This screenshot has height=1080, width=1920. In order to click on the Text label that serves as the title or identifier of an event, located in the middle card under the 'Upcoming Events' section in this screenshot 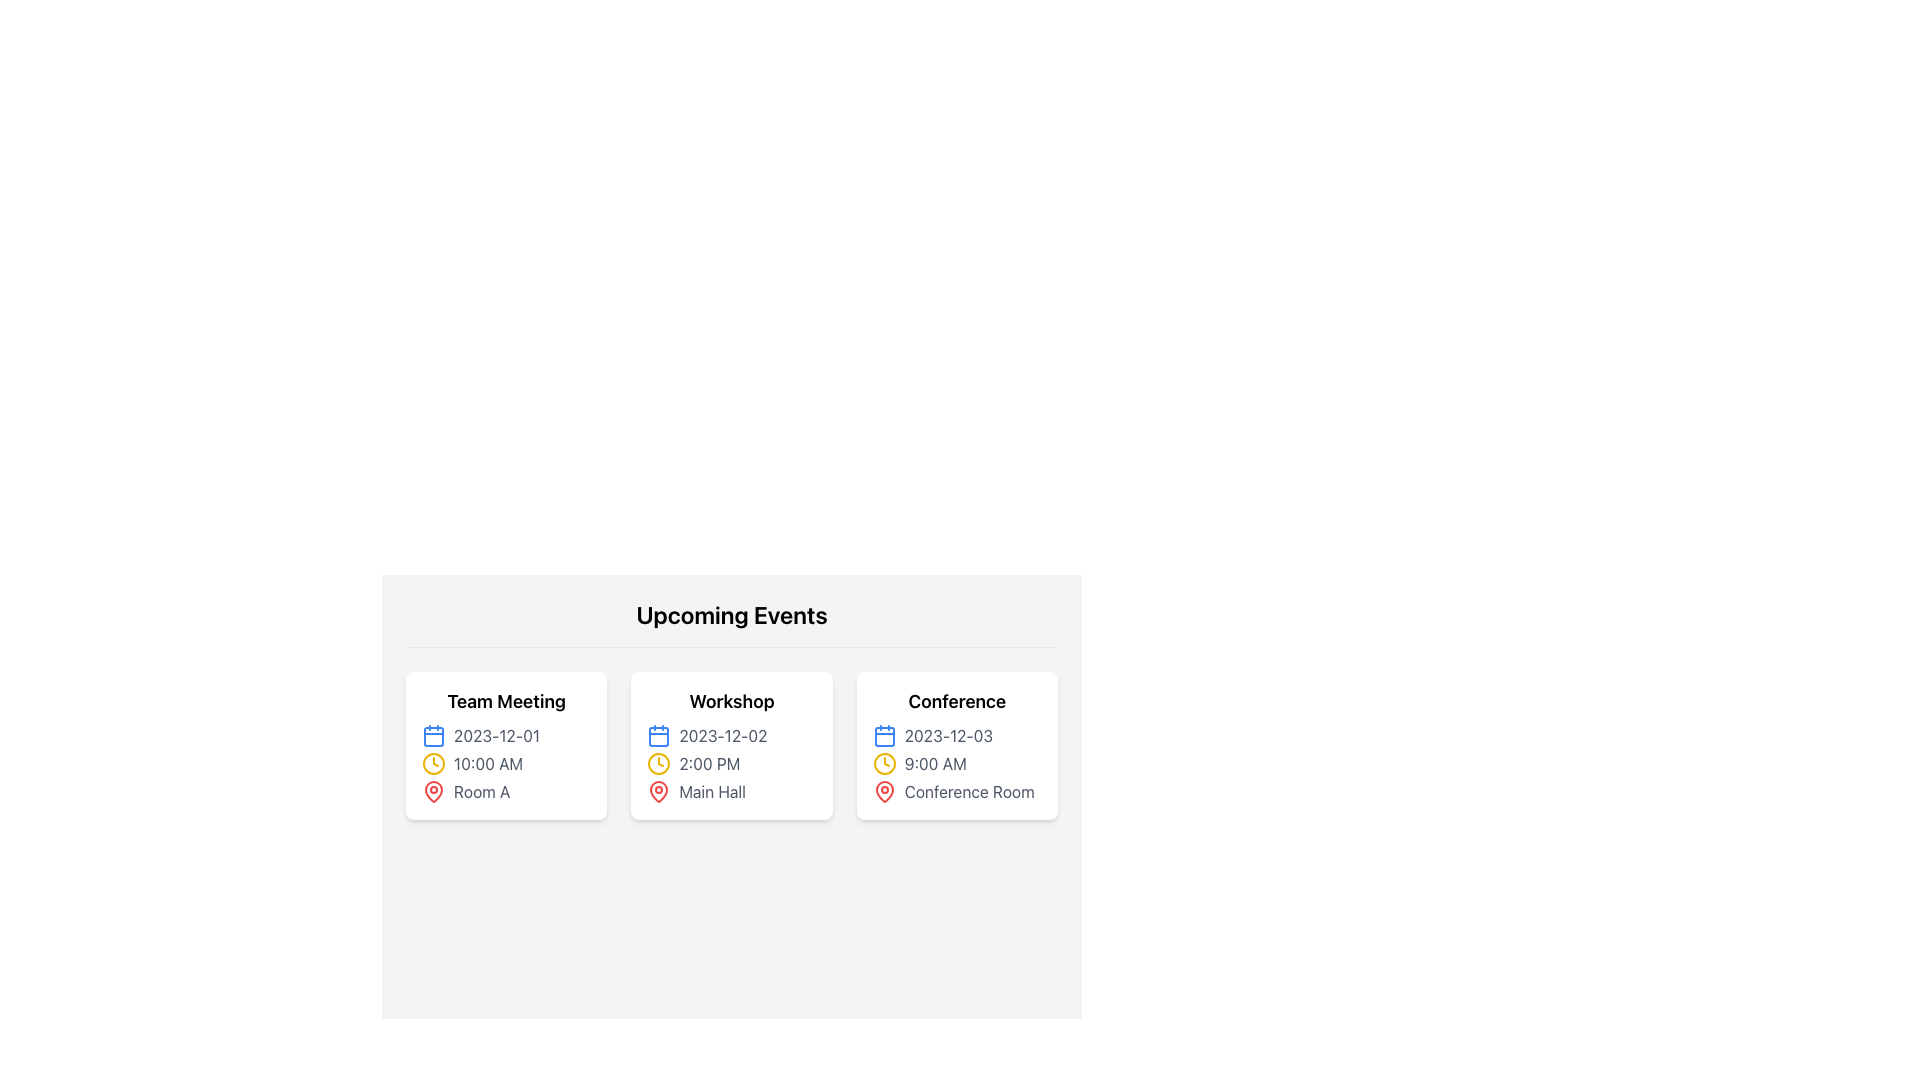, I will do `click(730, 701)`.